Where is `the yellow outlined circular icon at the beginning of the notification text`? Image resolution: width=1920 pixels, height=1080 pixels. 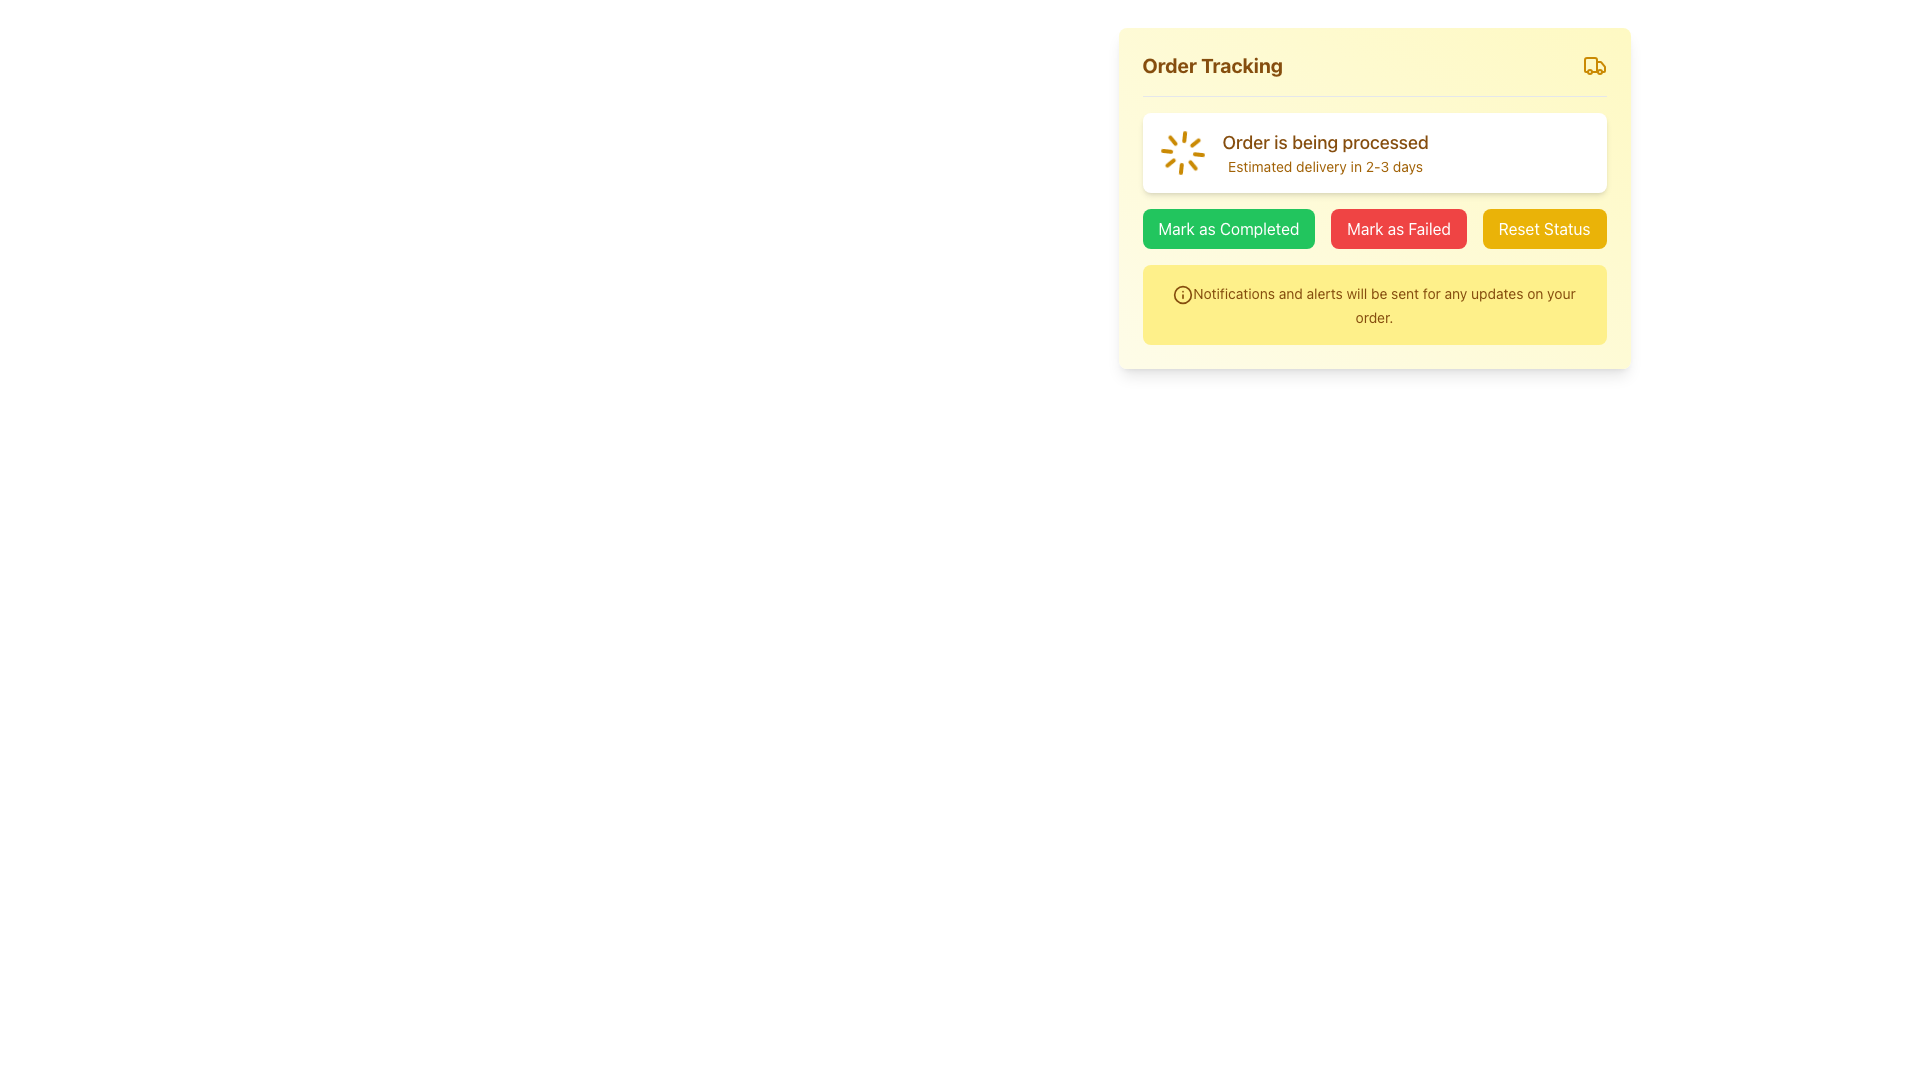 the yellow outlined circular icon at the beginning of the notification text is located at coordinates (1183, 294).